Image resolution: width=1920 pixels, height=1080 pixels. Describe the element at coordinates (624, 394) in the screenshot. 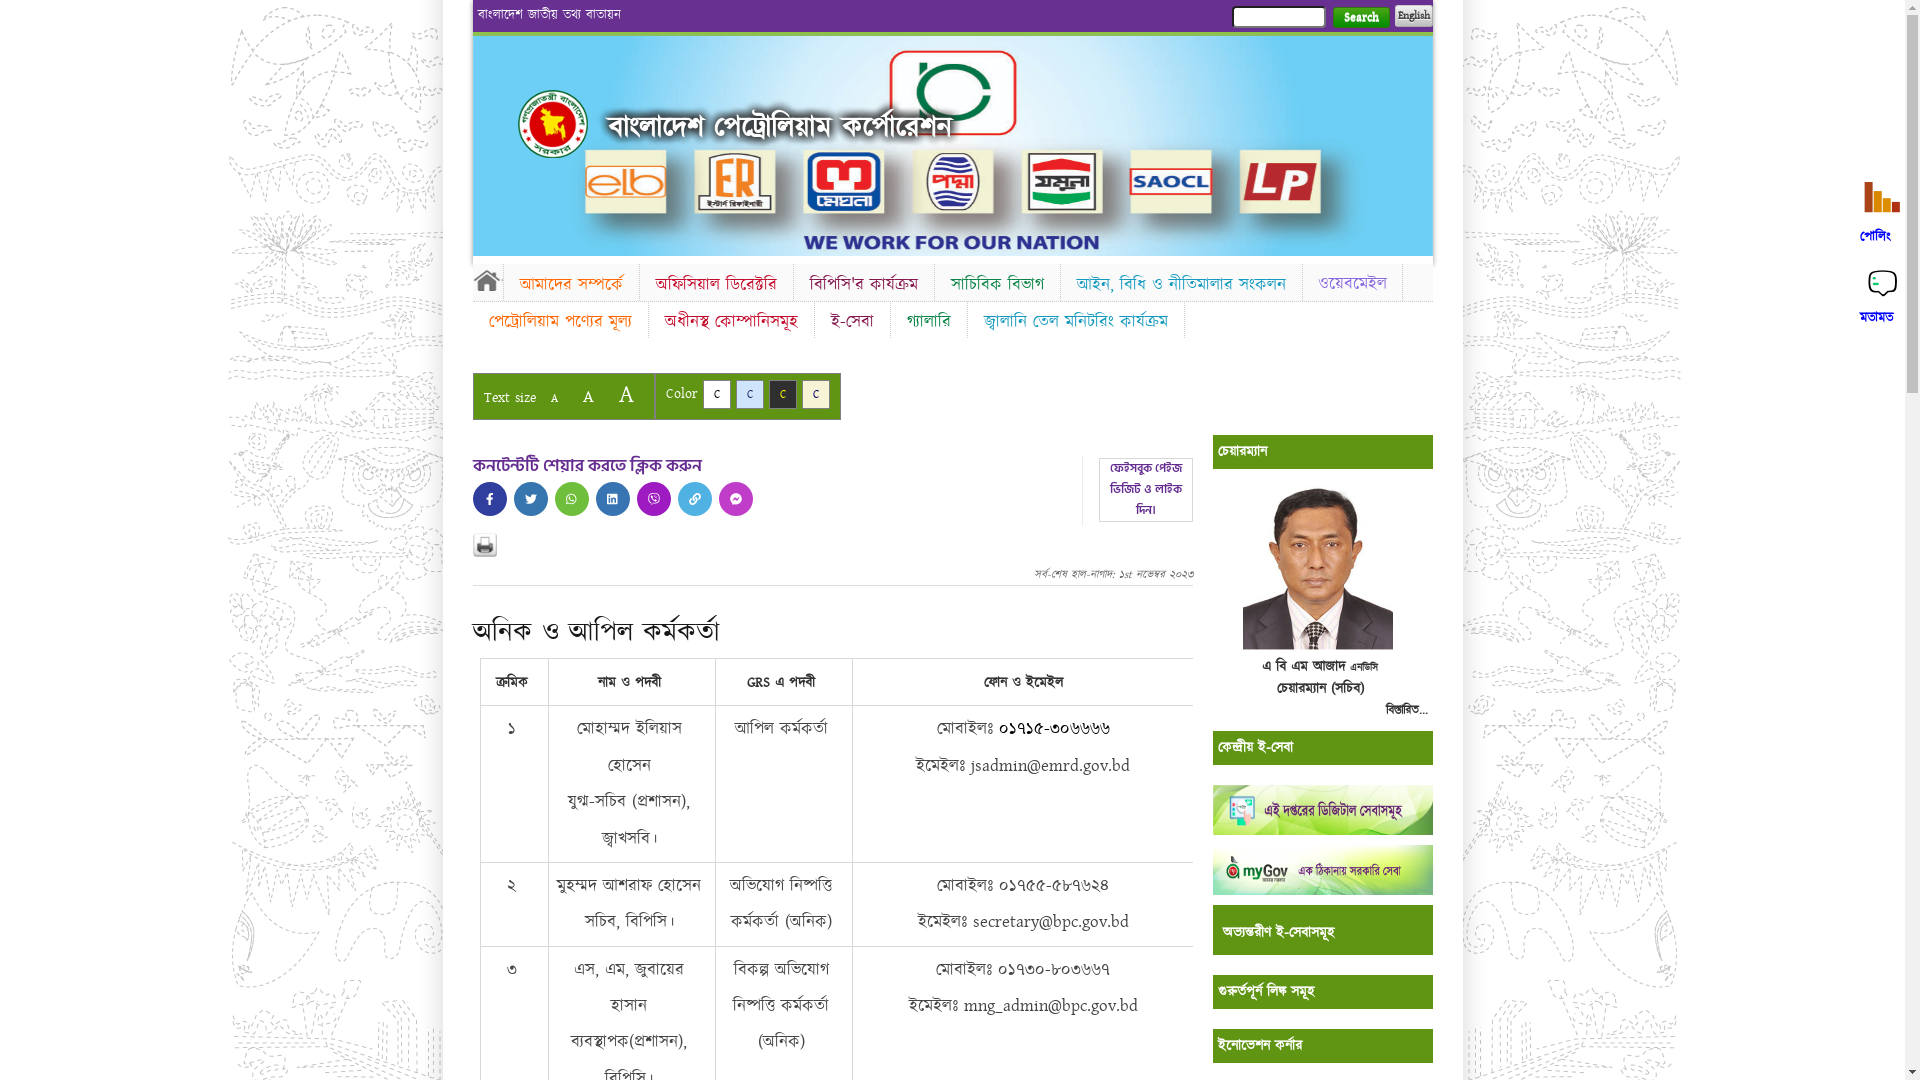

I see `'A'` at that location.